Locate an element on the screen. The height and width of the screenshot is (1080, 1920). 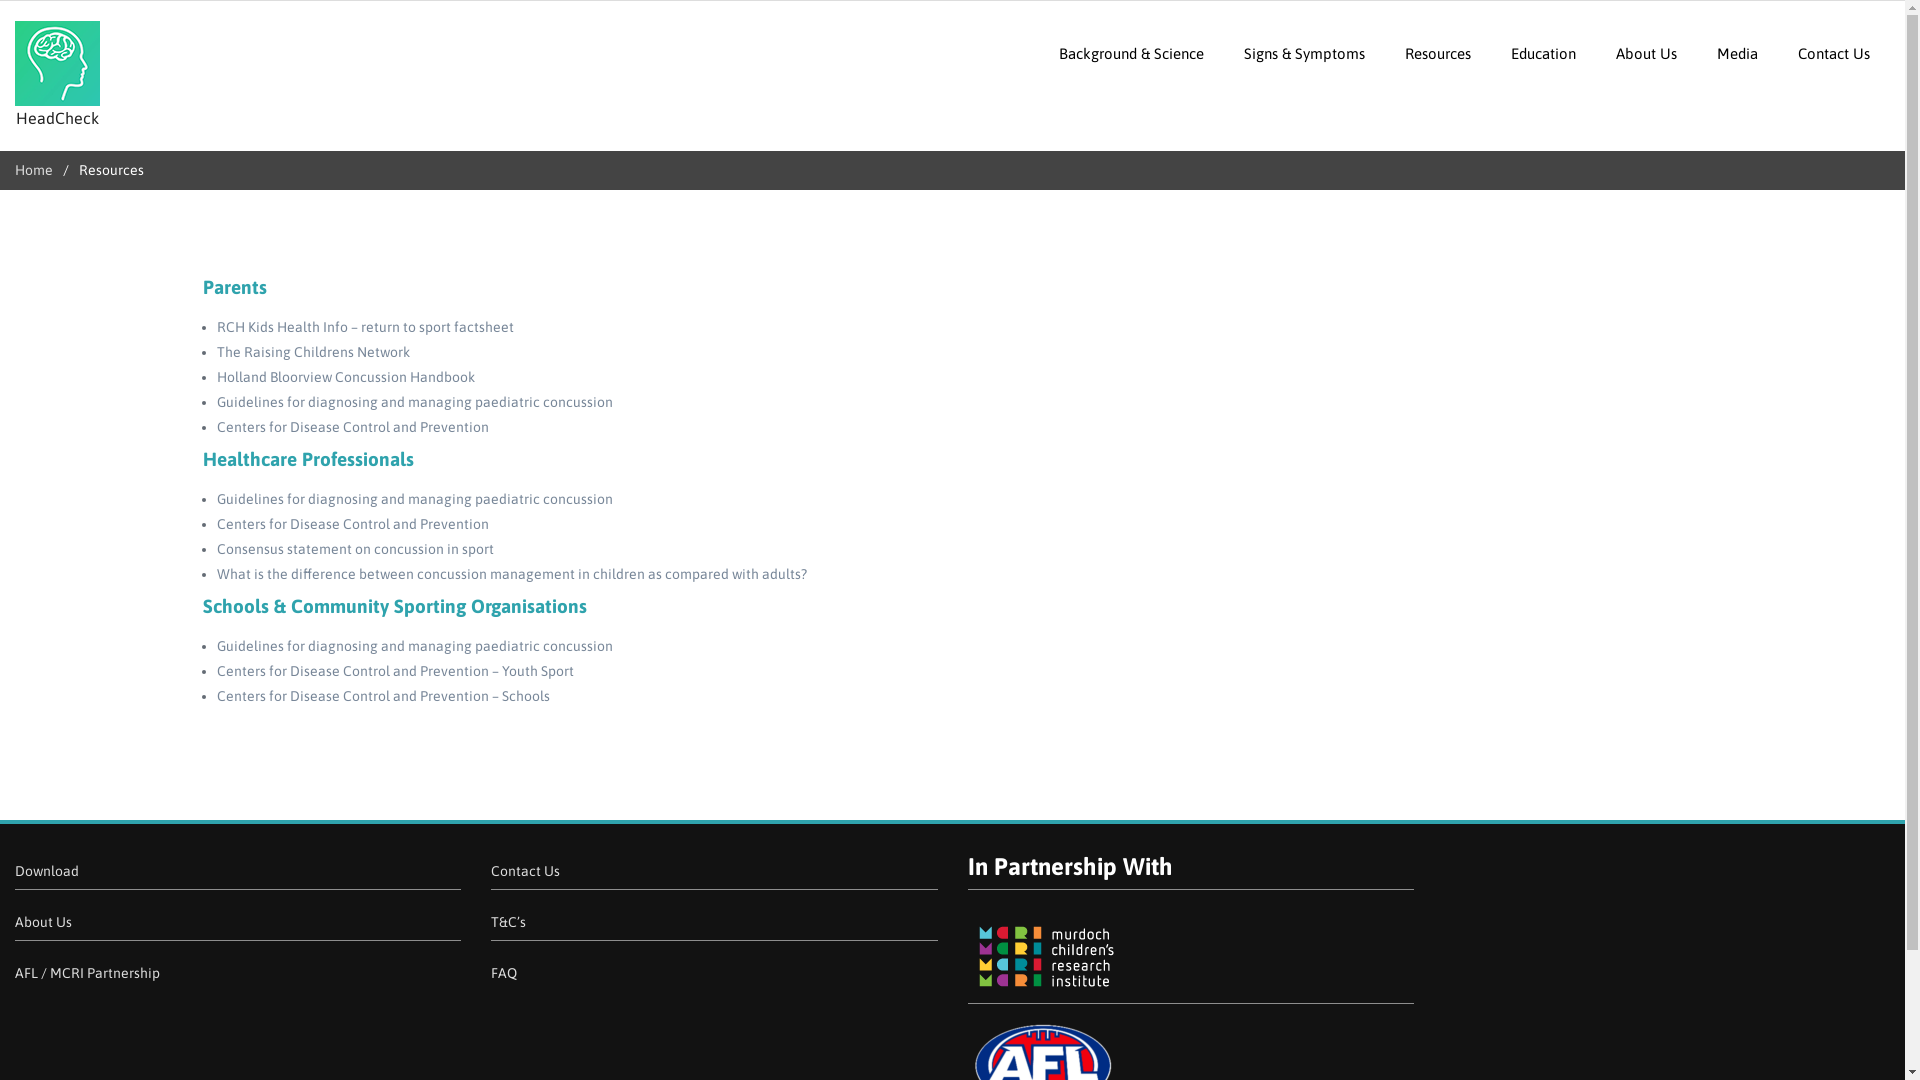
'Media' is located at coordinates (1736, 52).